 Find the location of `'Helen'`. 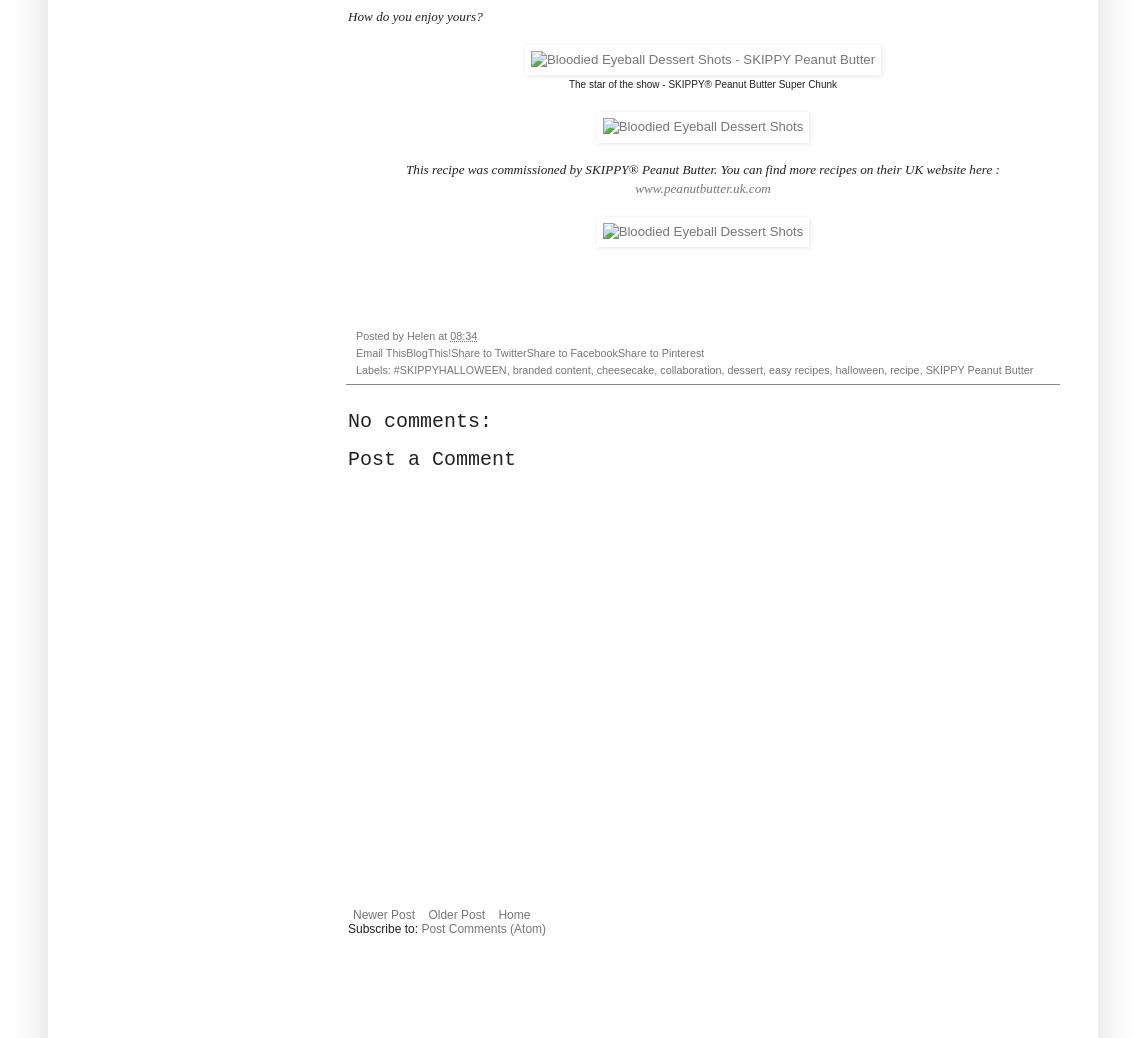

'Helen' is located at coordinates (419, 334).